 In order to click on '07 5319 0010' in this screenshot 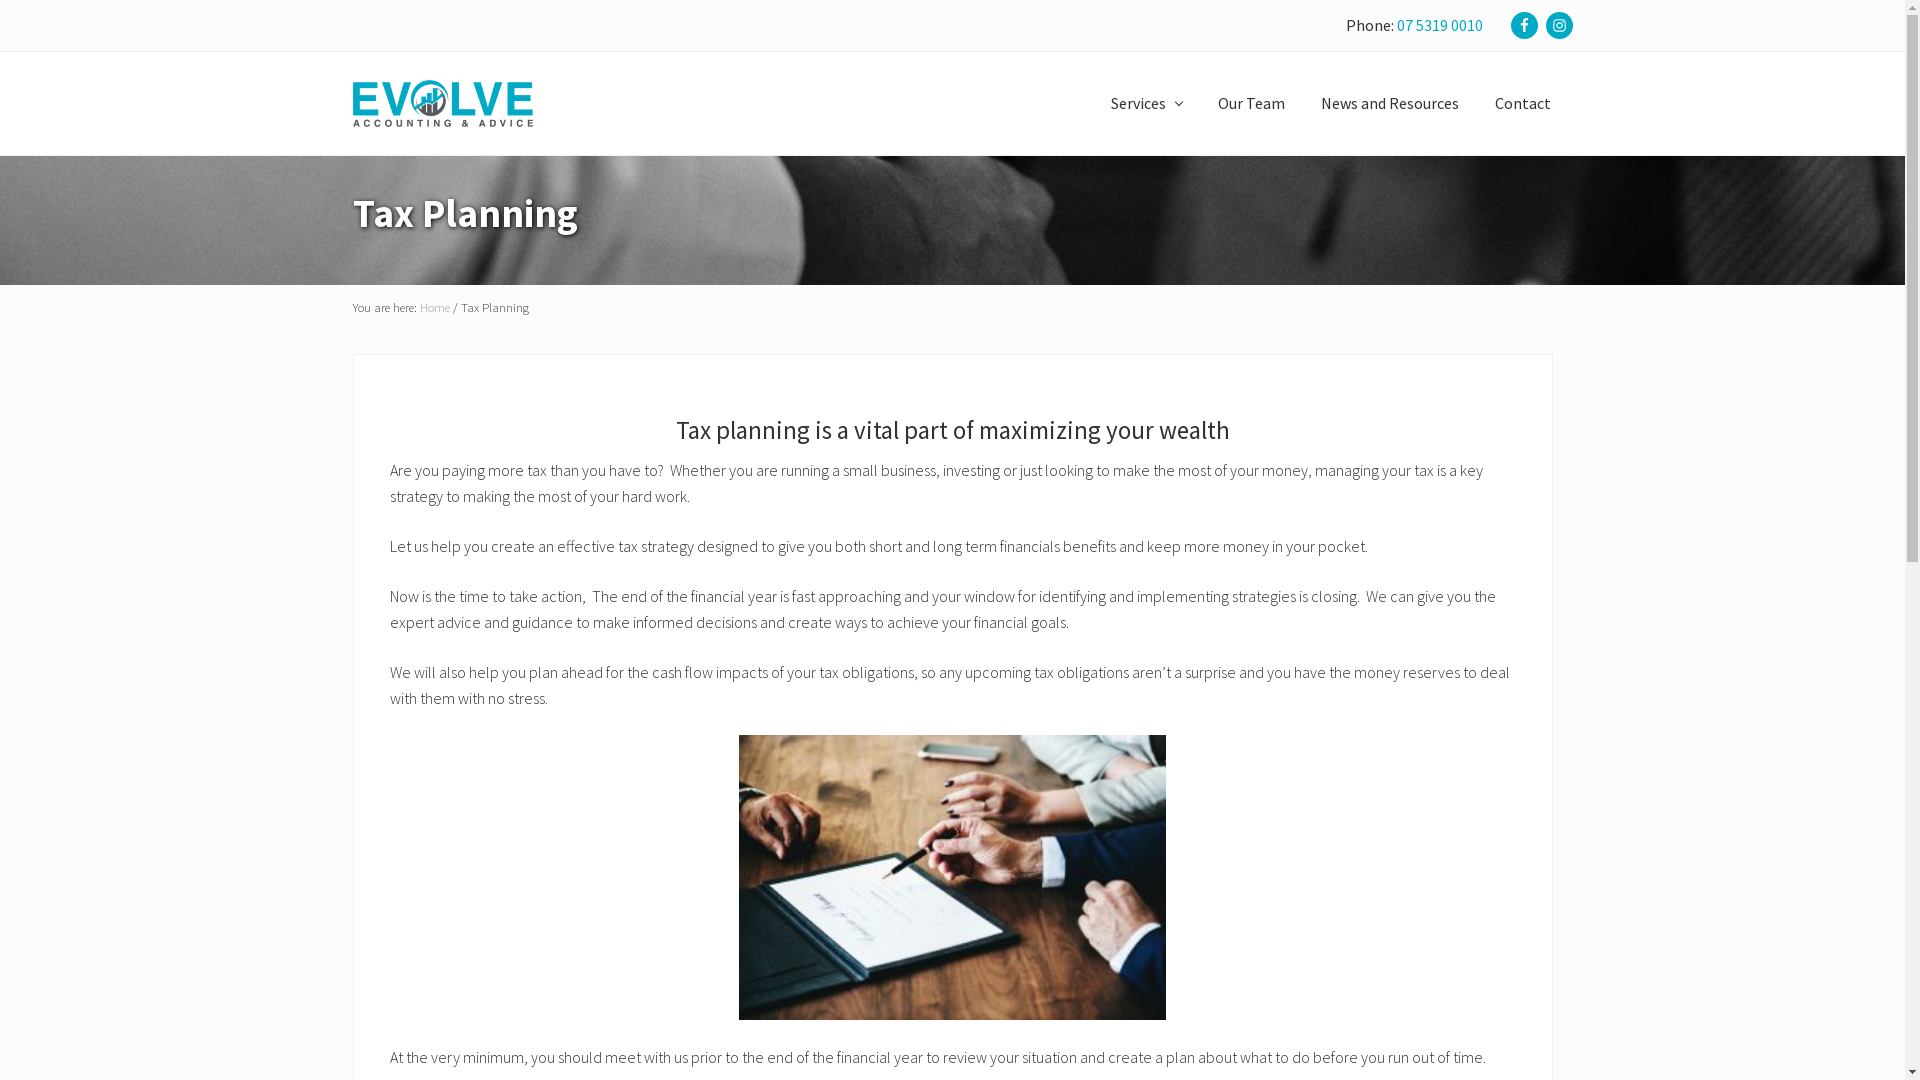, I will do `click(1438, 24)`.